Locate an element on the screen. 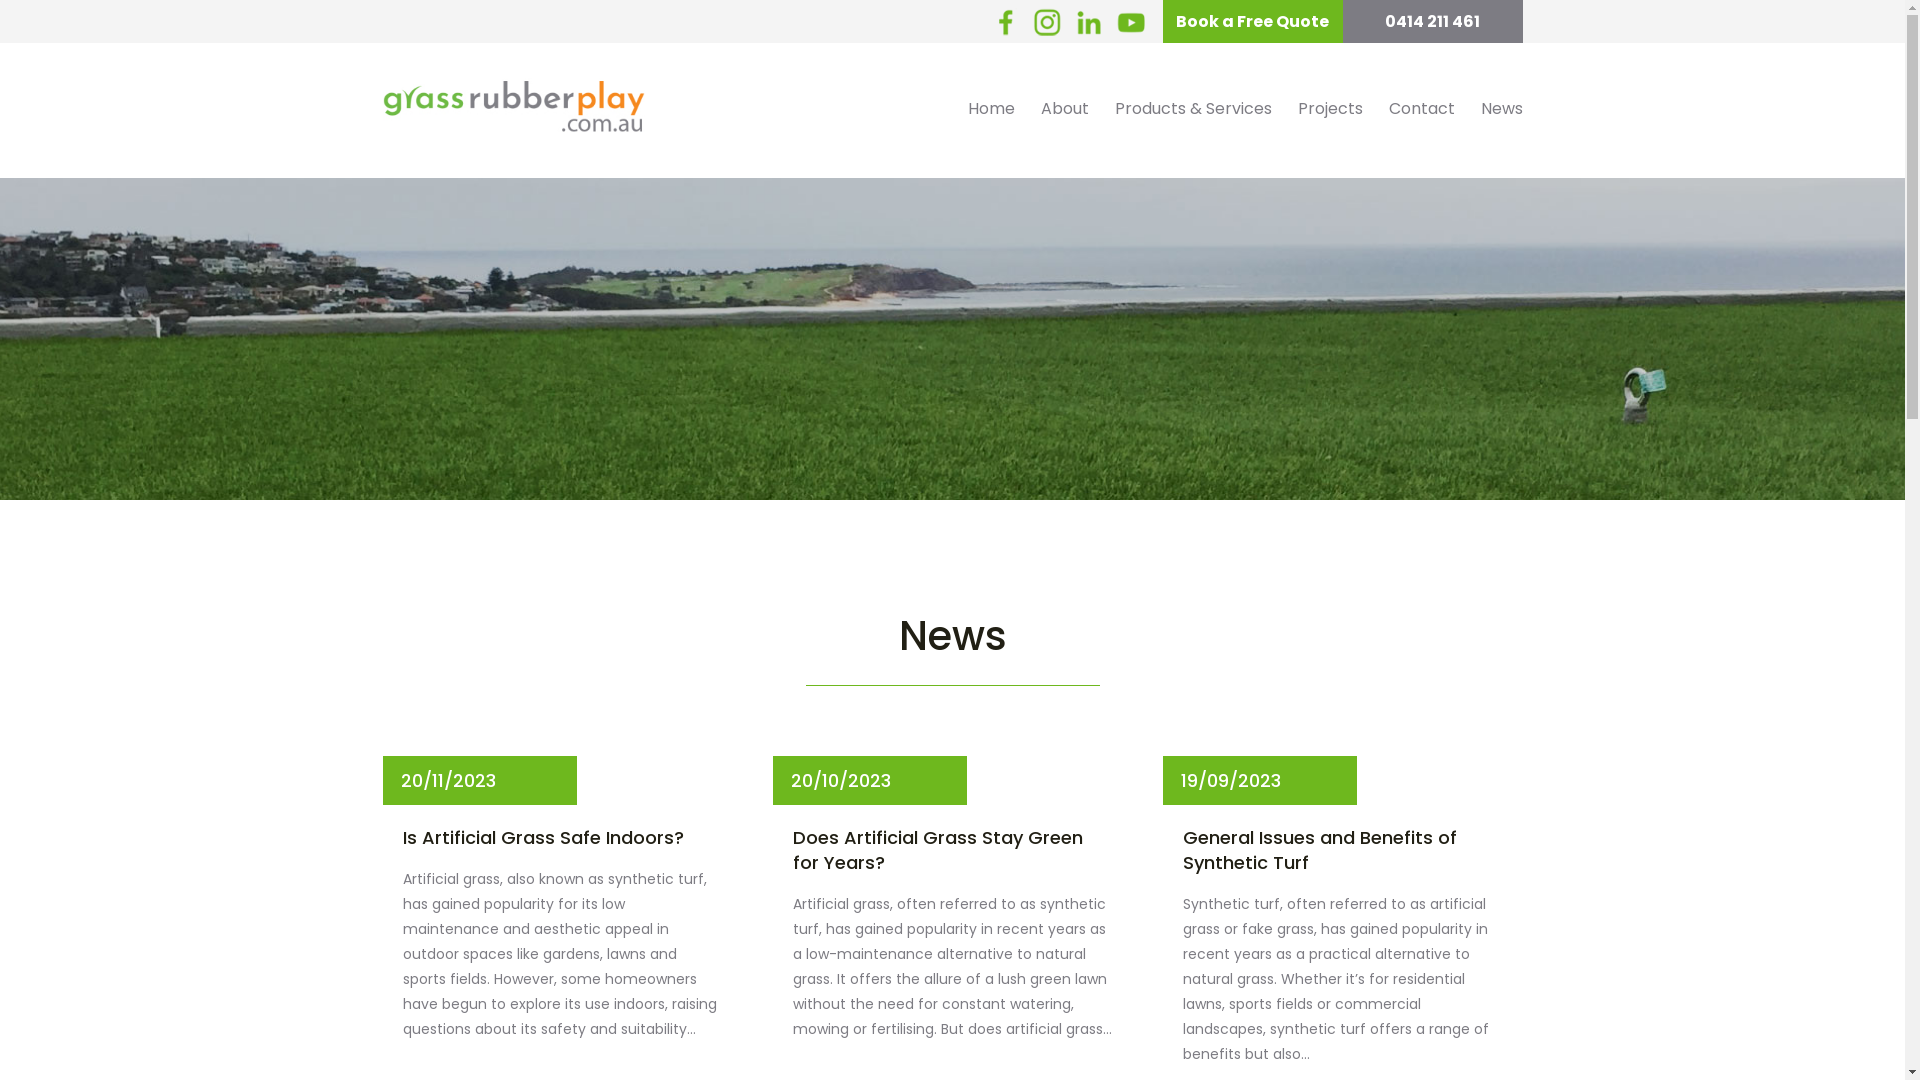  'Products & Services' is located at coordinates (1193, 108).